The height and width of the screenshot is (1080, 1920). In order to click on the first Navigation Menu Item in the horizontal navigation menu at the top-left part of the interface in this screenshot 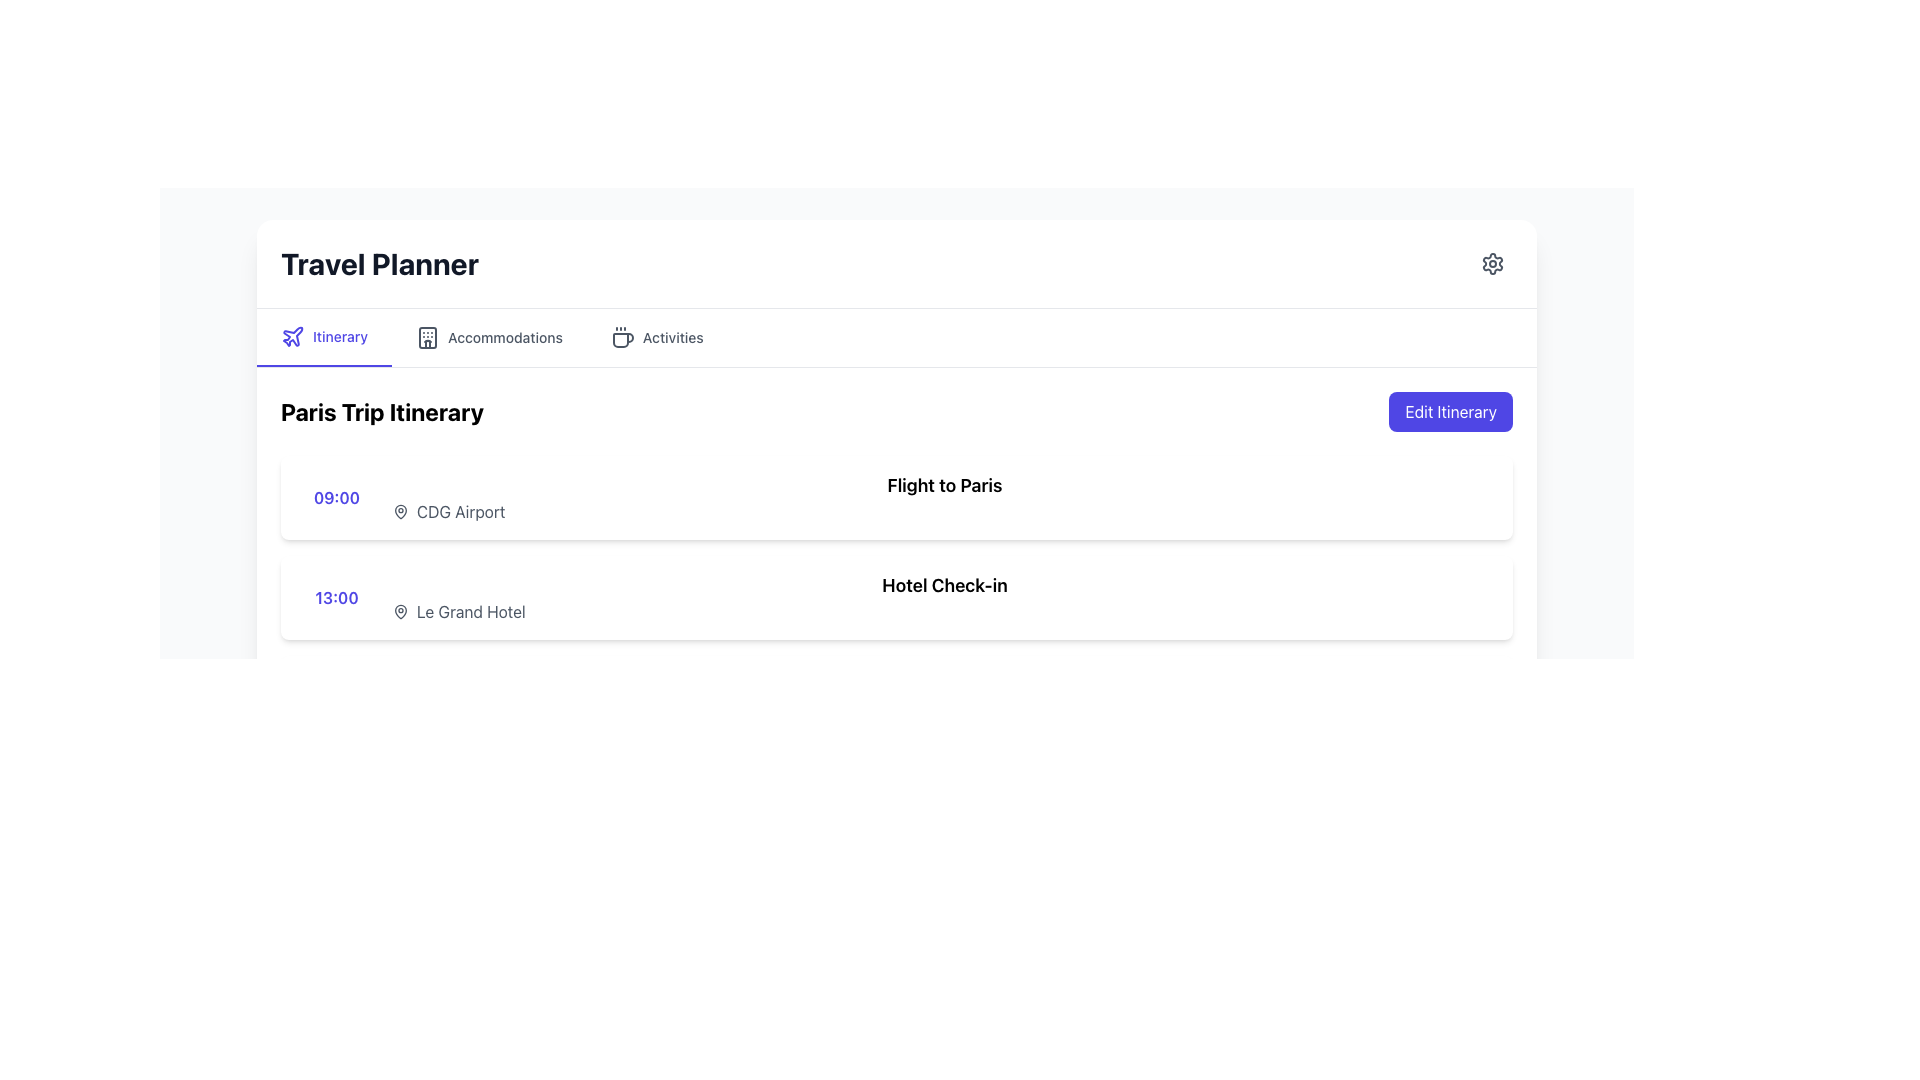, I will do `click(324, 337)`.